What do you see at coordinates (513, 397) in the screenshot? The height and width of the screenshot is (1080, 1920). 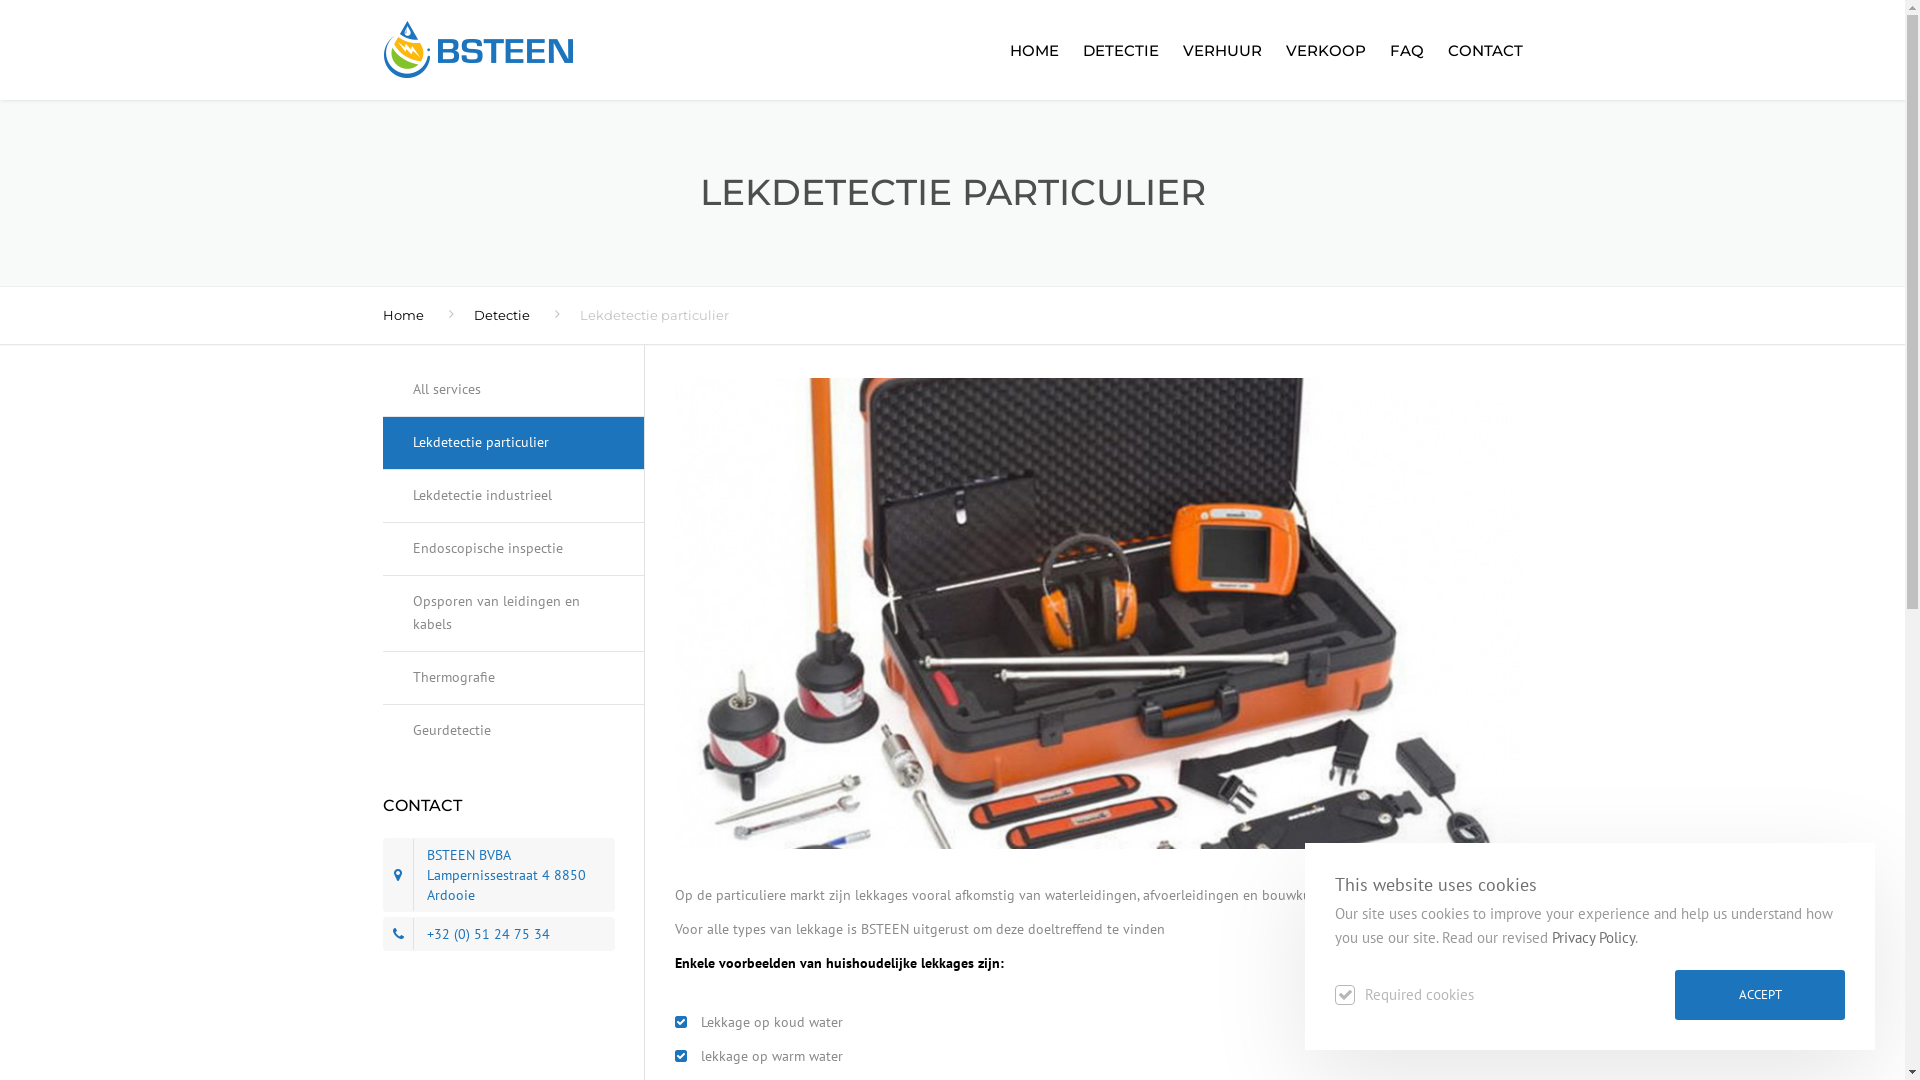 I see `'All services'` at bounding box center [513, 397].